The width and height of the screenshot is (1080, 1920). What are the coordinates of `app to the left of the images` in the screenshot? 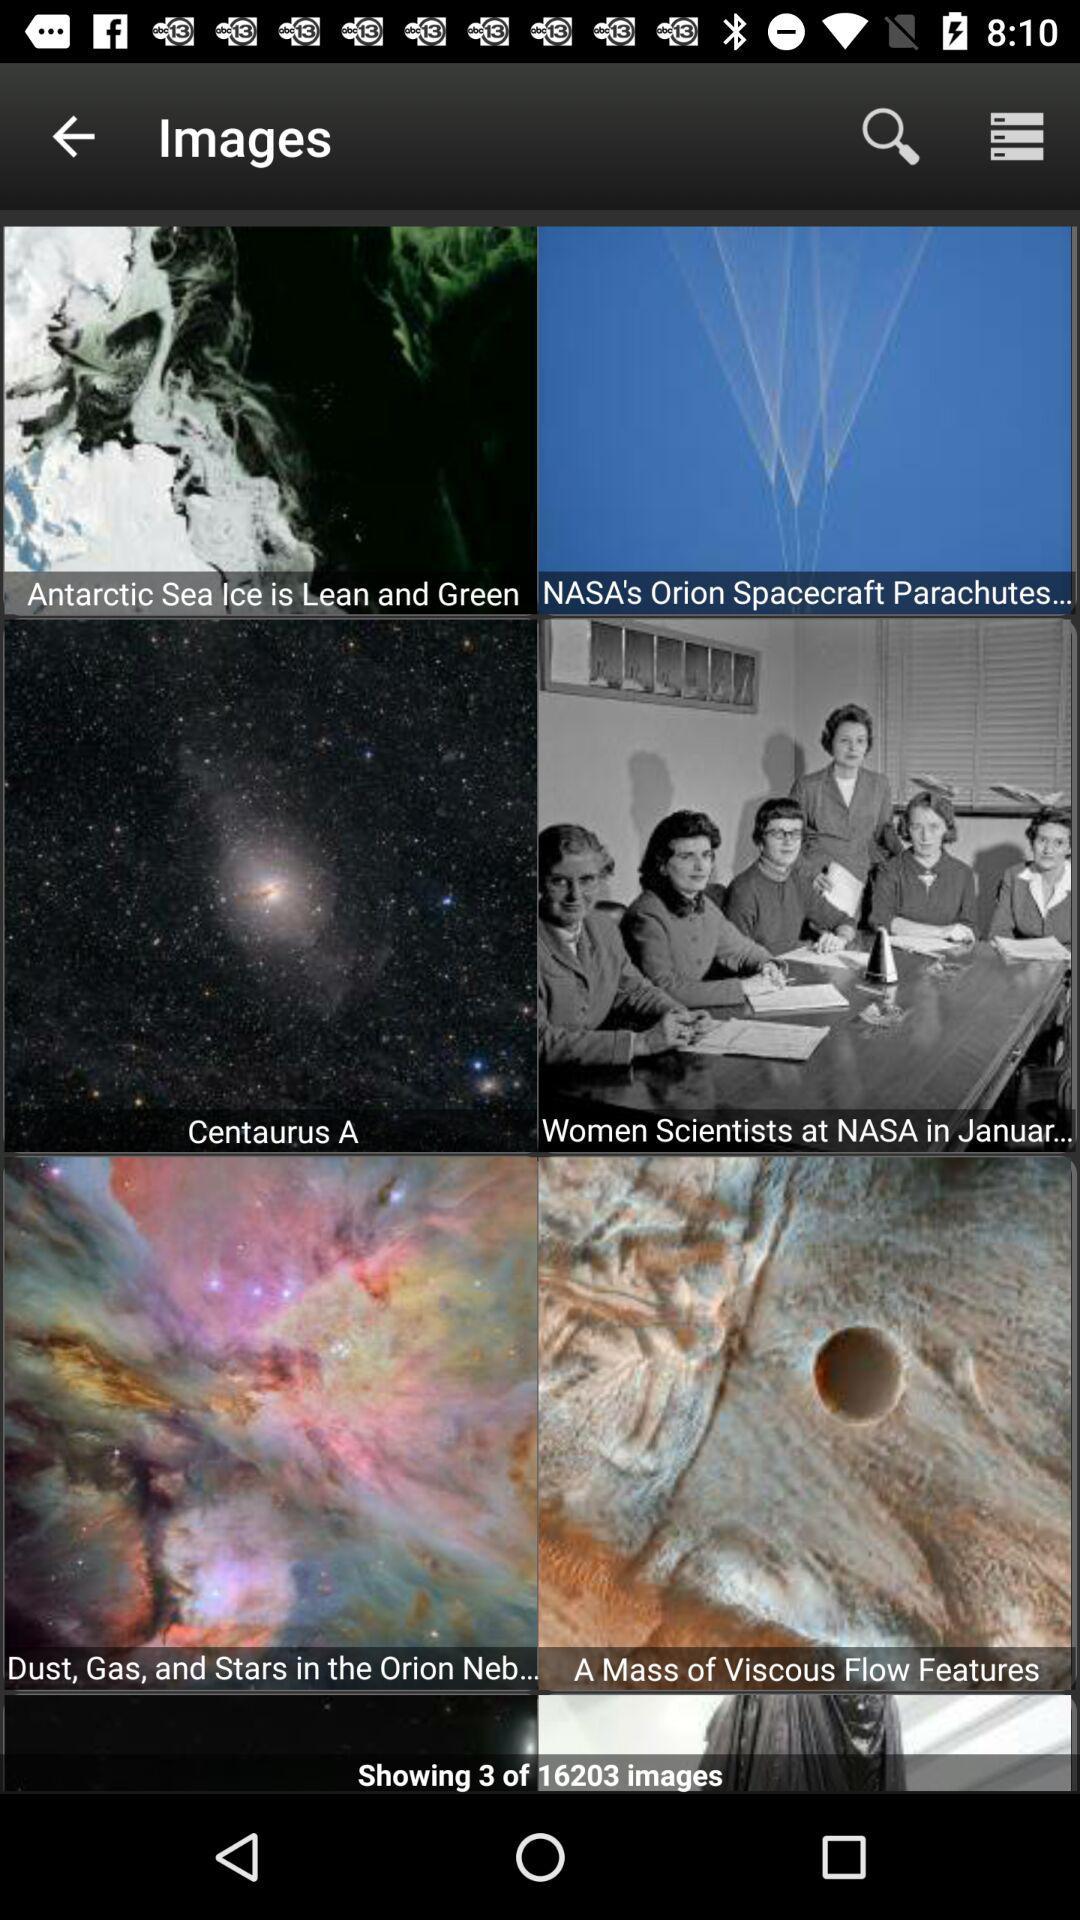 It's located at (72, 135).